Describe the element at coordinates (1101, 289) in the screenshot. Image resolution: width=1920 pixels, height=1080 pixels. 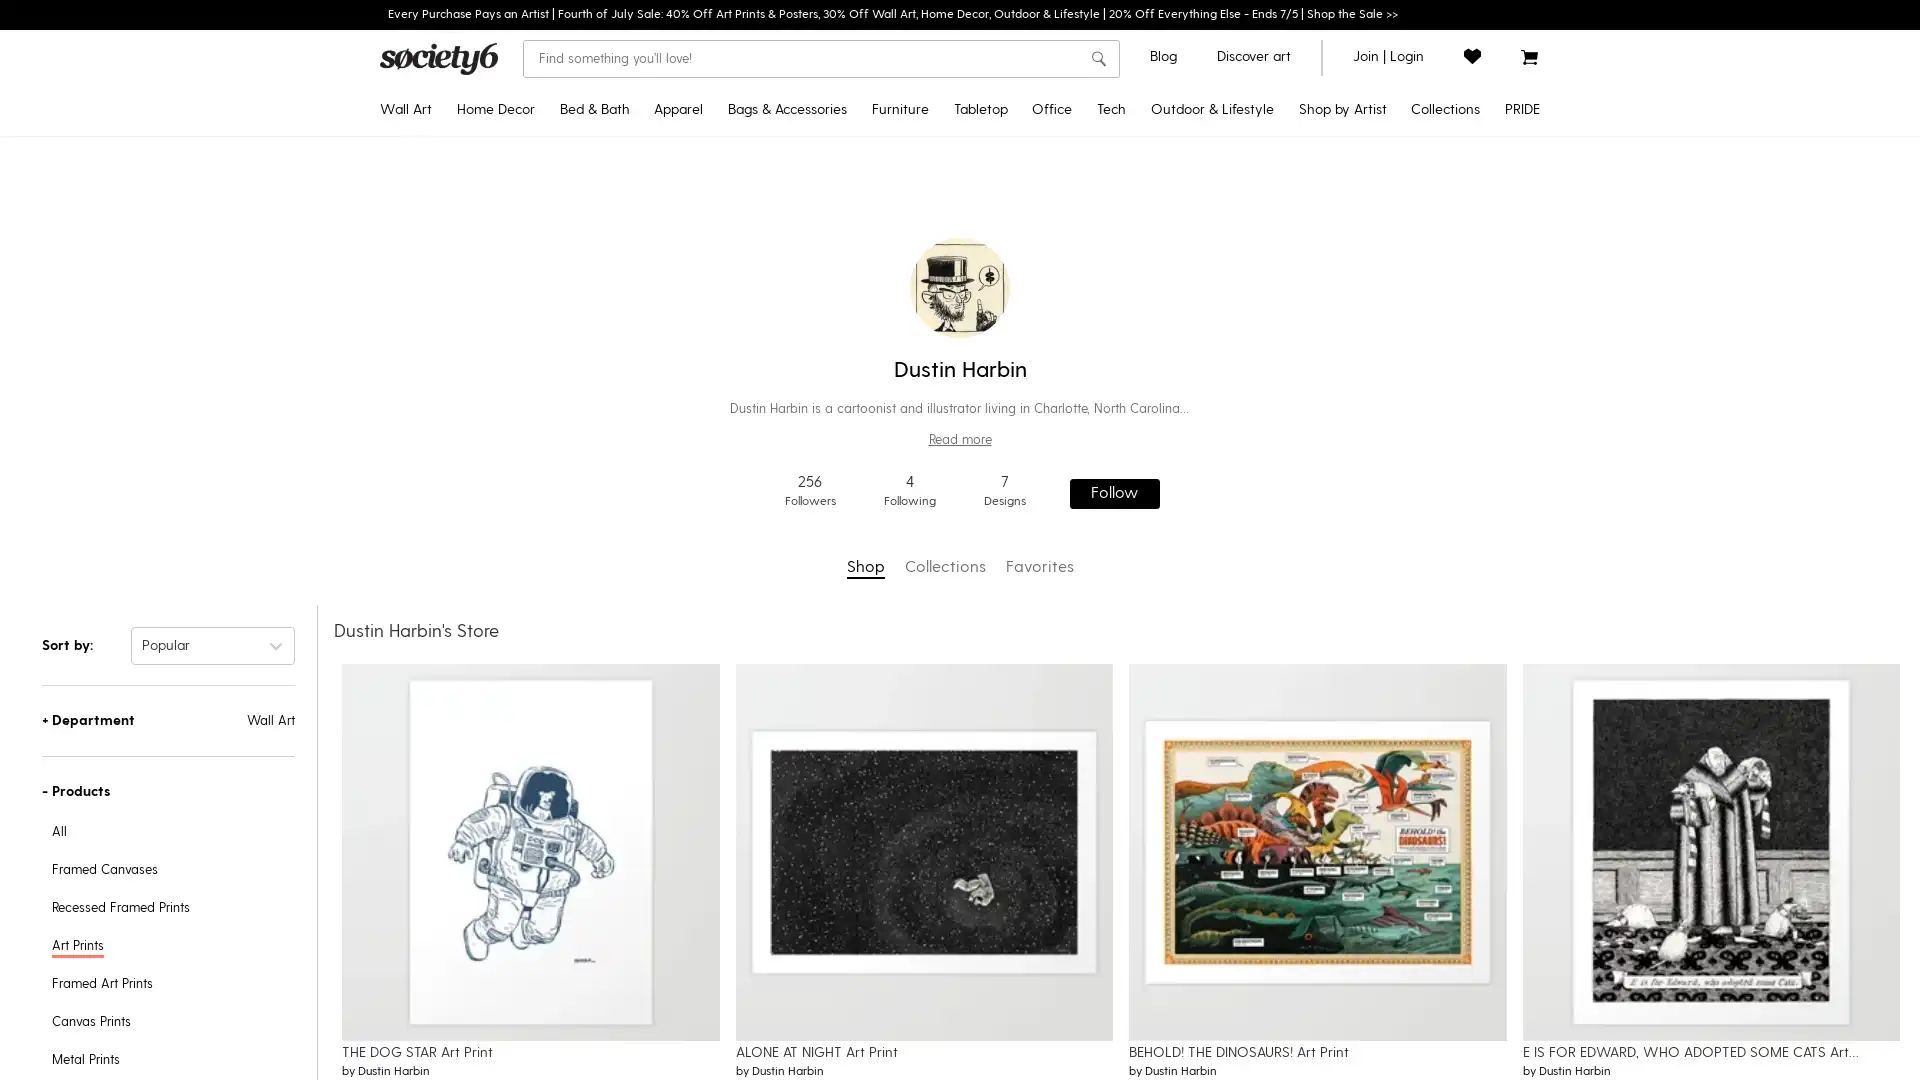
I see `Acrylic Trays` at that location.